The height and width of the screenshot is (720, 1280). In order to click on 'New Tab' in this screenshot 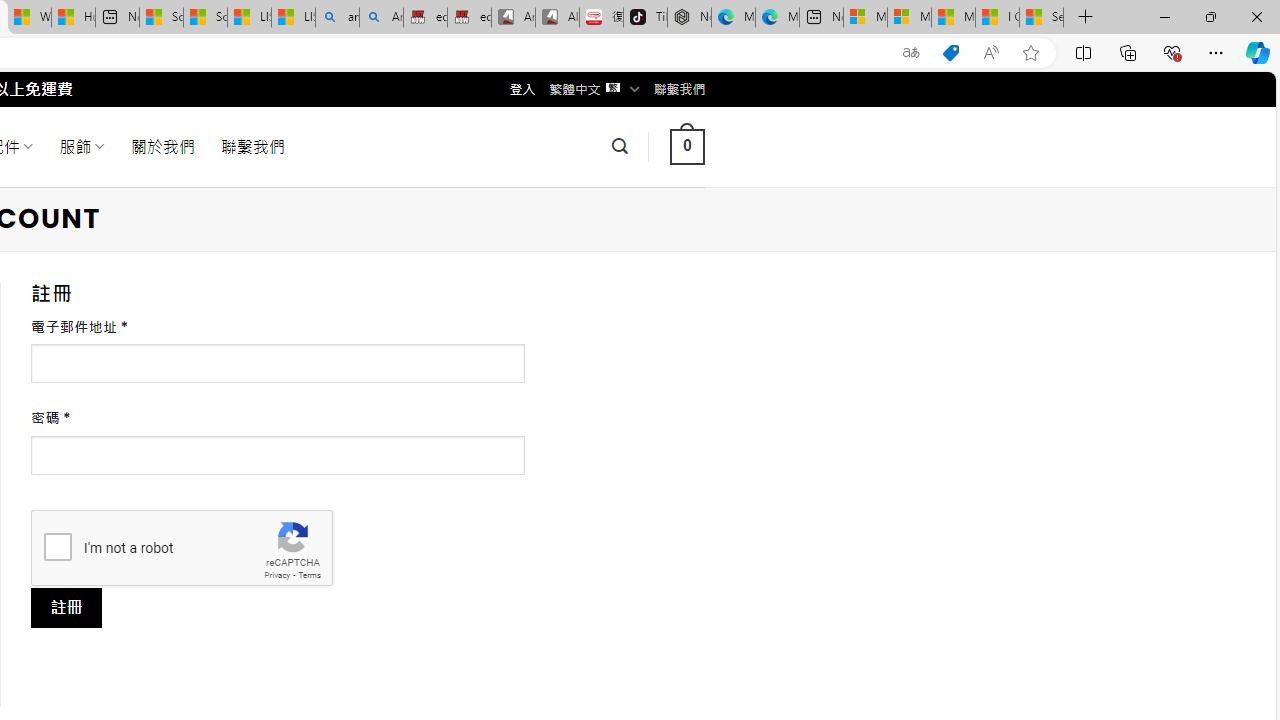, I will do `click(1085, 17)`.